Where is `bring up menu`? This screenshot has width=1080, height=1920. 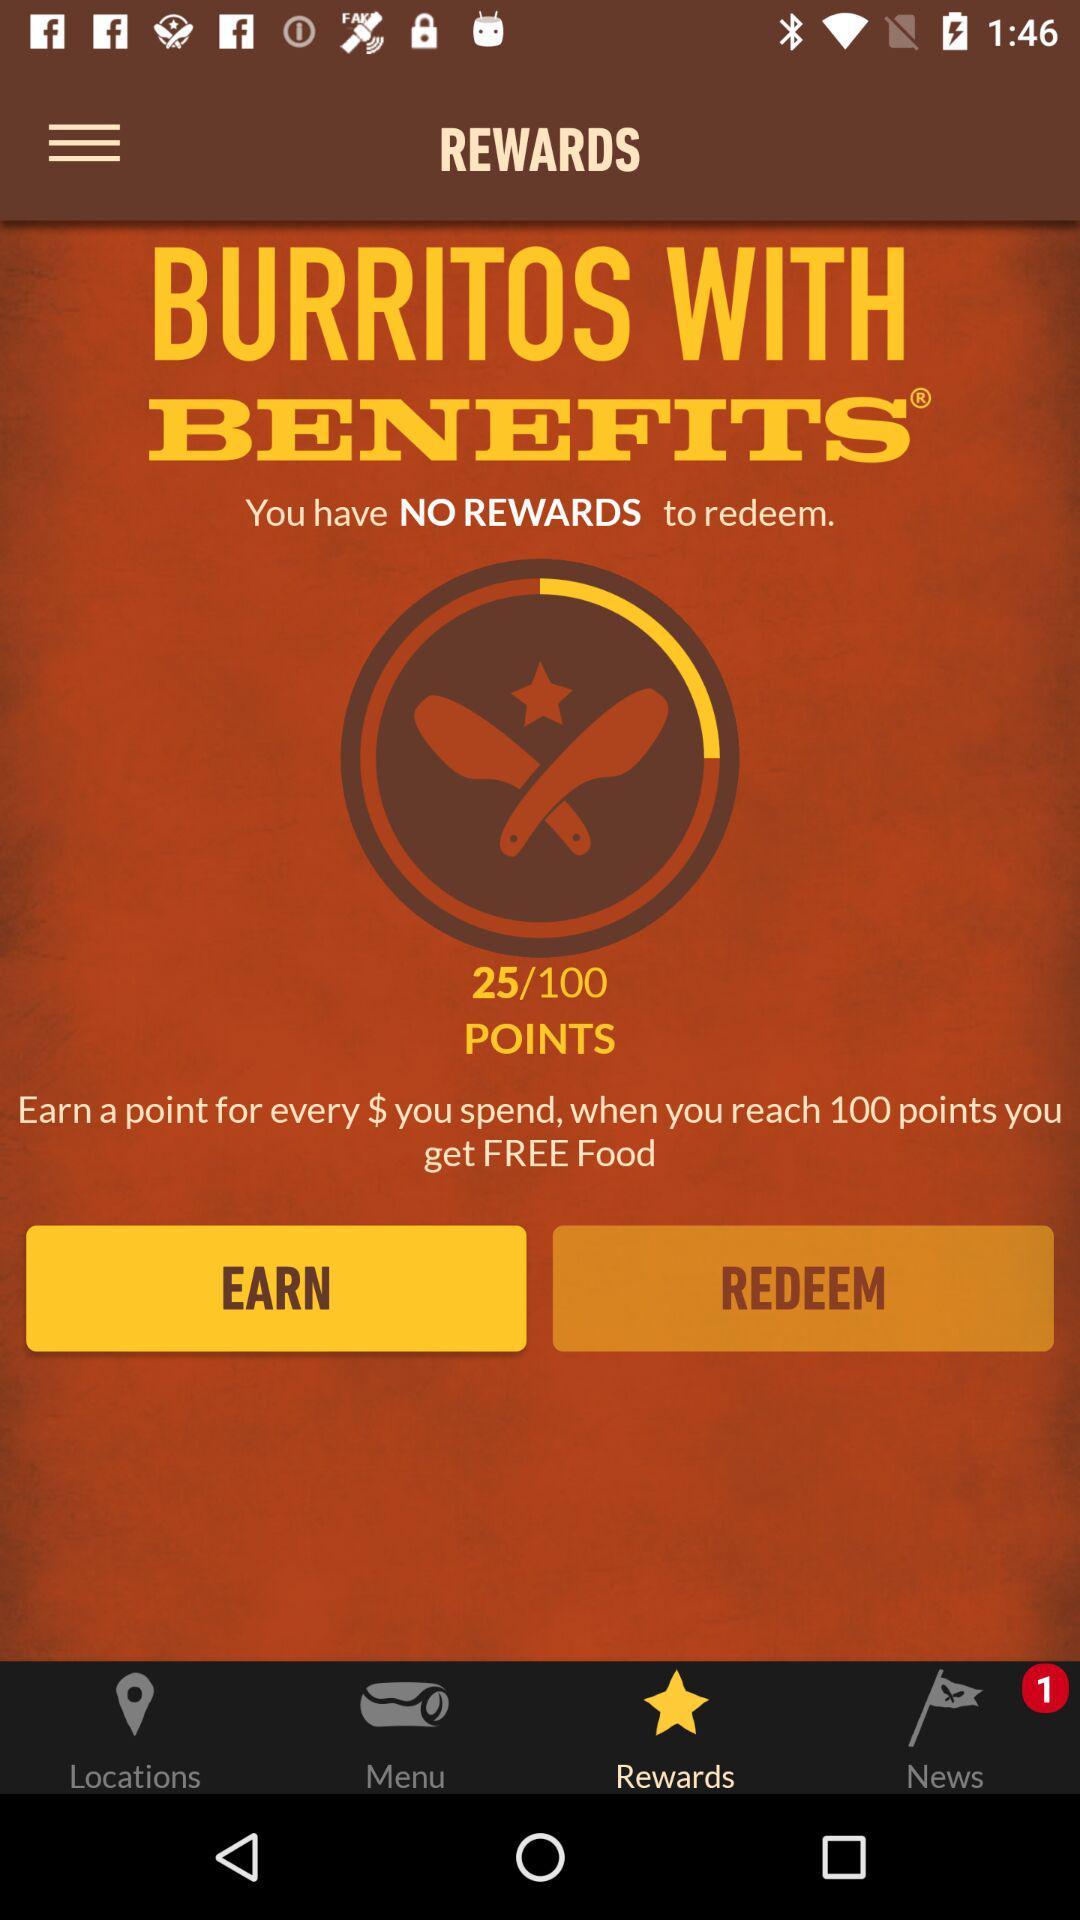
bring up menu is located at coordinates (83, 148).